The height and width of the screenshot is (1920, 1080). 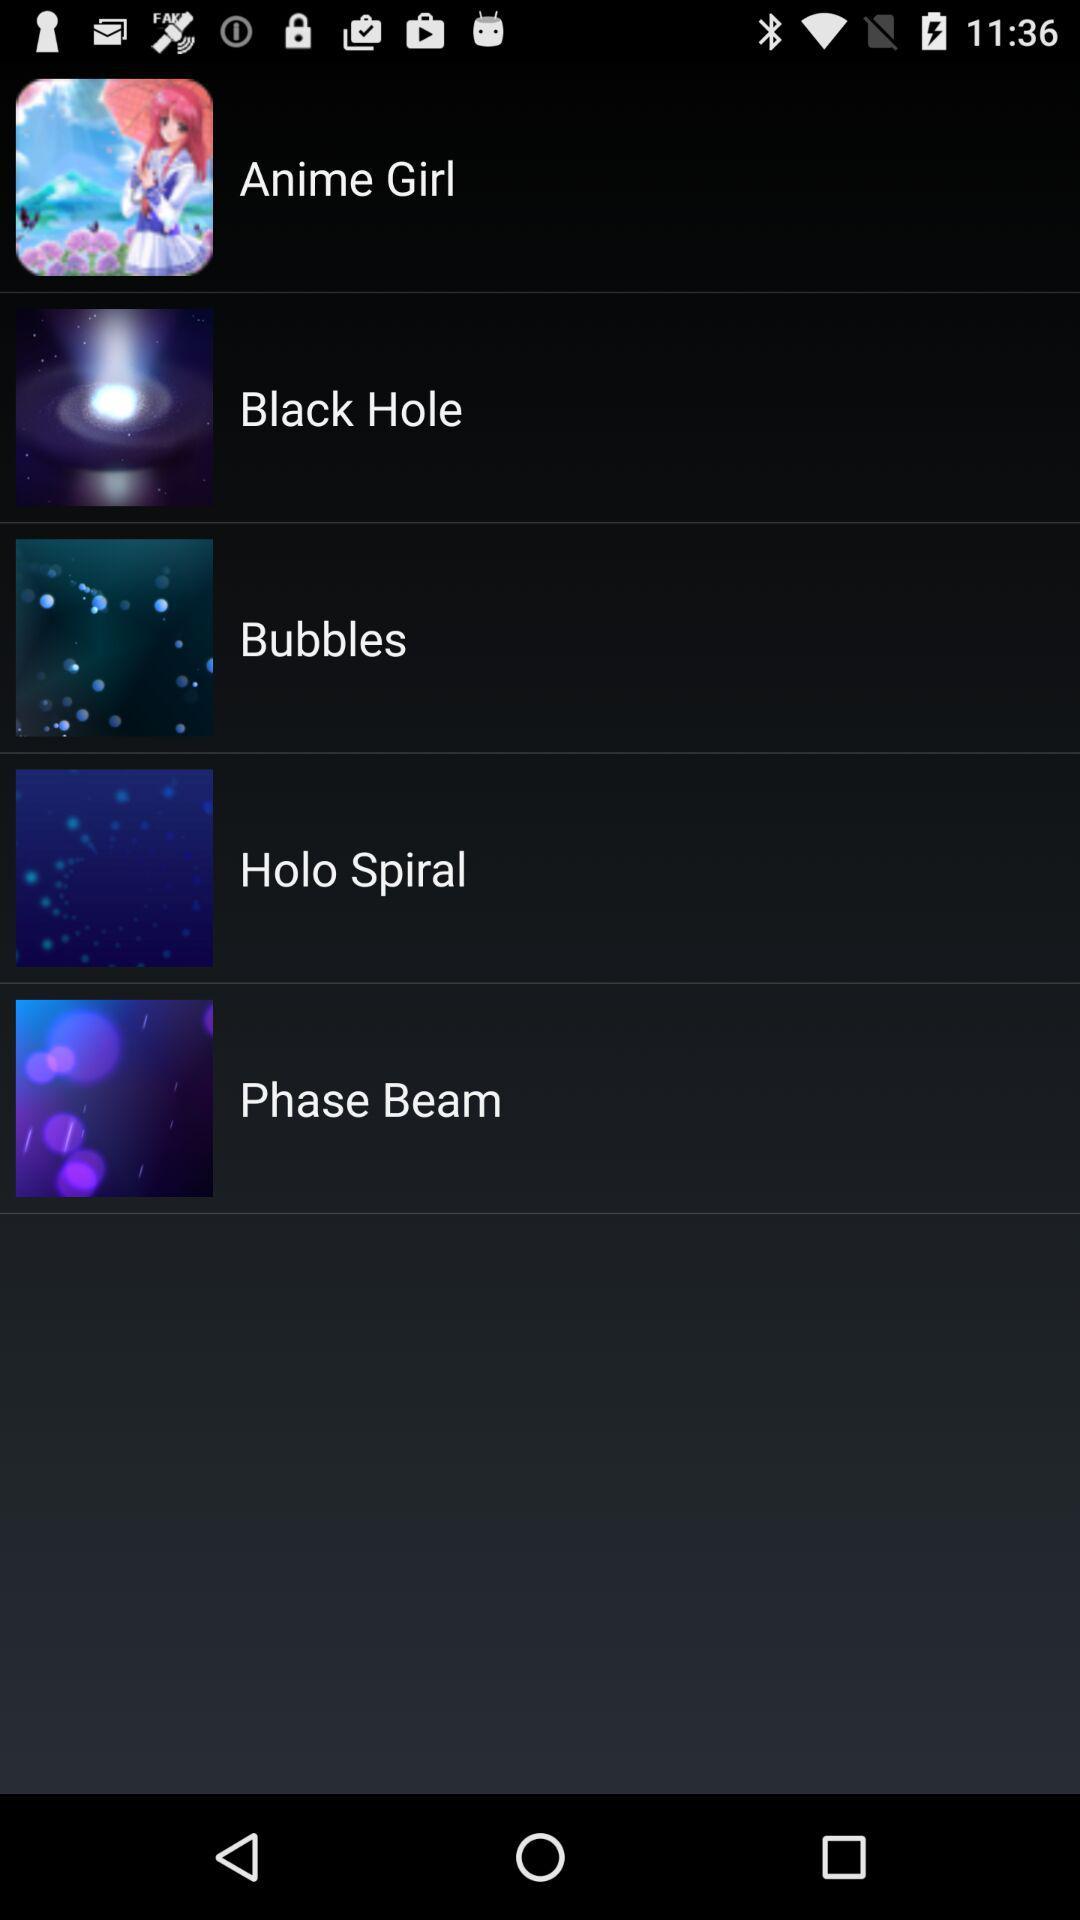 What do you see at coordinates (350, 406) in the screenshot?
I see `app below anime girl` at bounding box center [350, 406].